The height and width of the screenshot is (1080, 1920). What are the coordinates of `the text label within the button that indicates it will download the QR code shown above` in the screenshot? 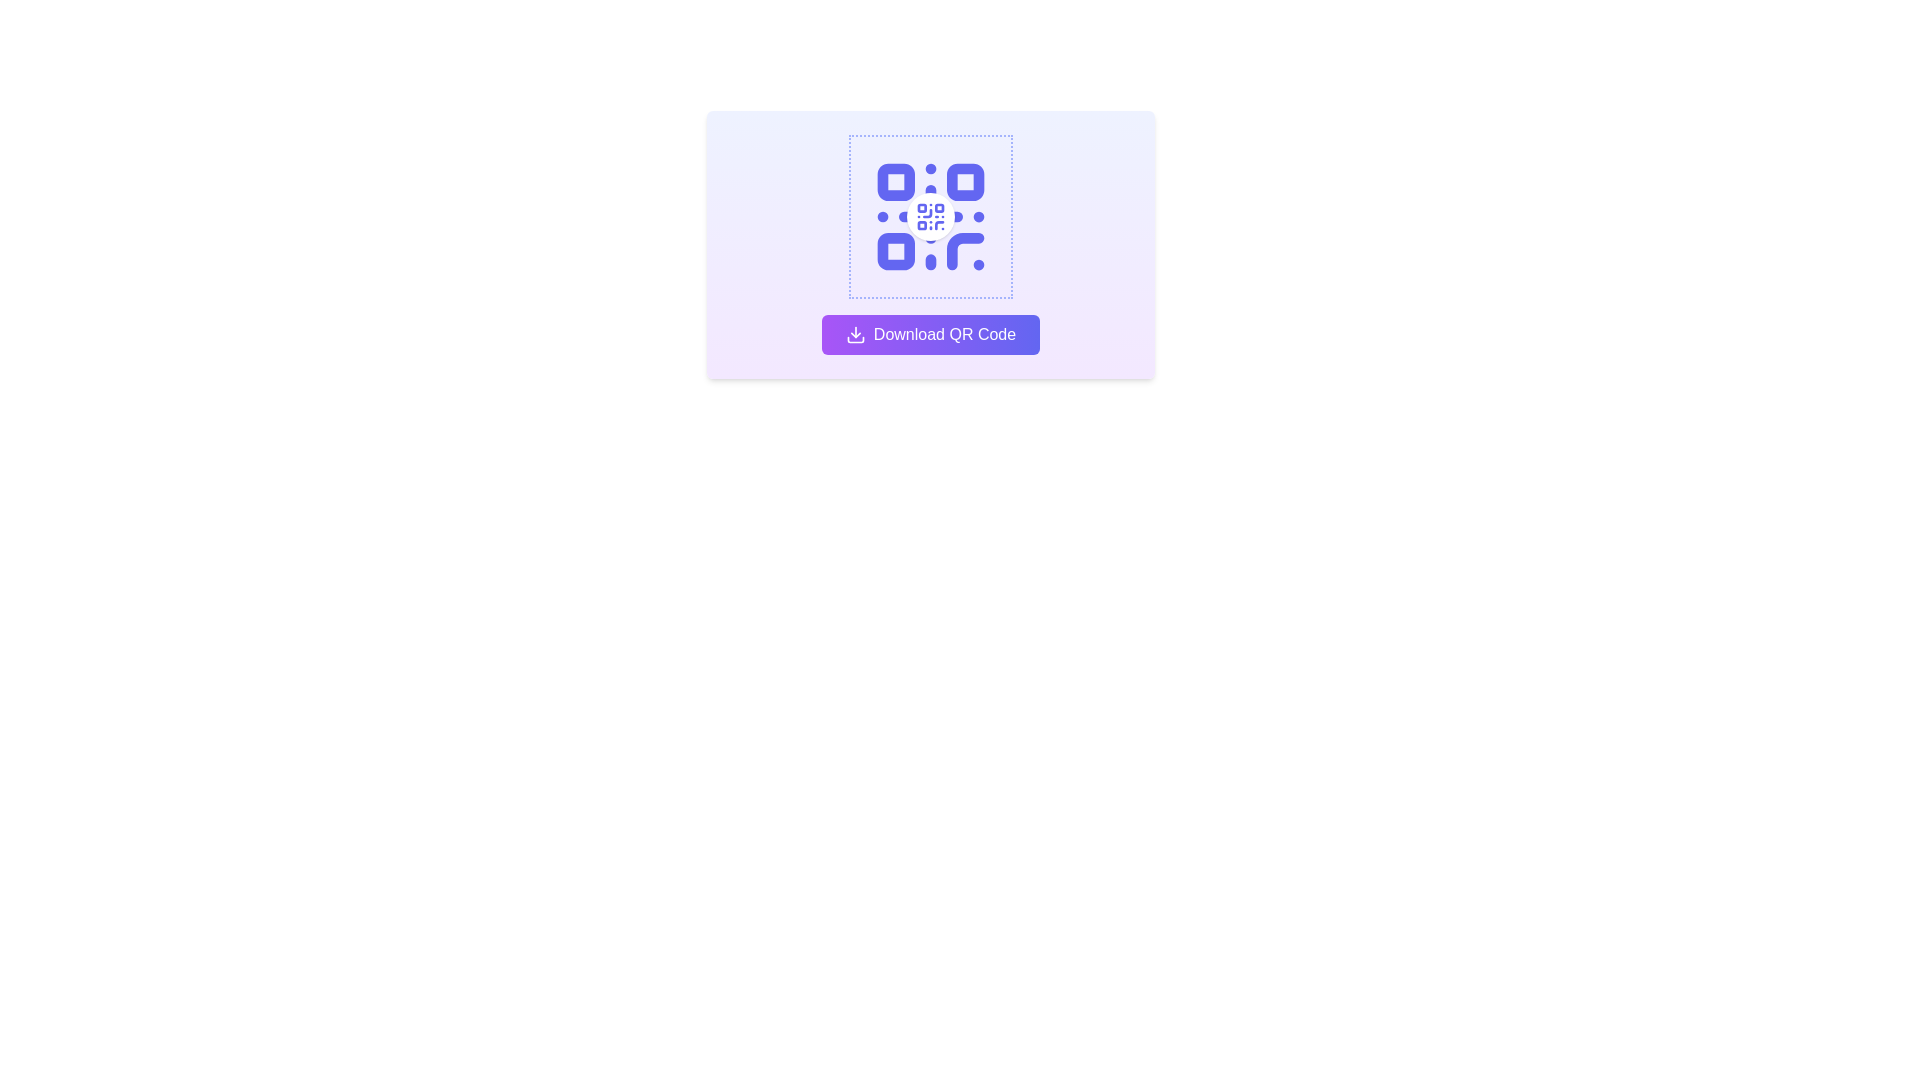 It's located at (944, 334).